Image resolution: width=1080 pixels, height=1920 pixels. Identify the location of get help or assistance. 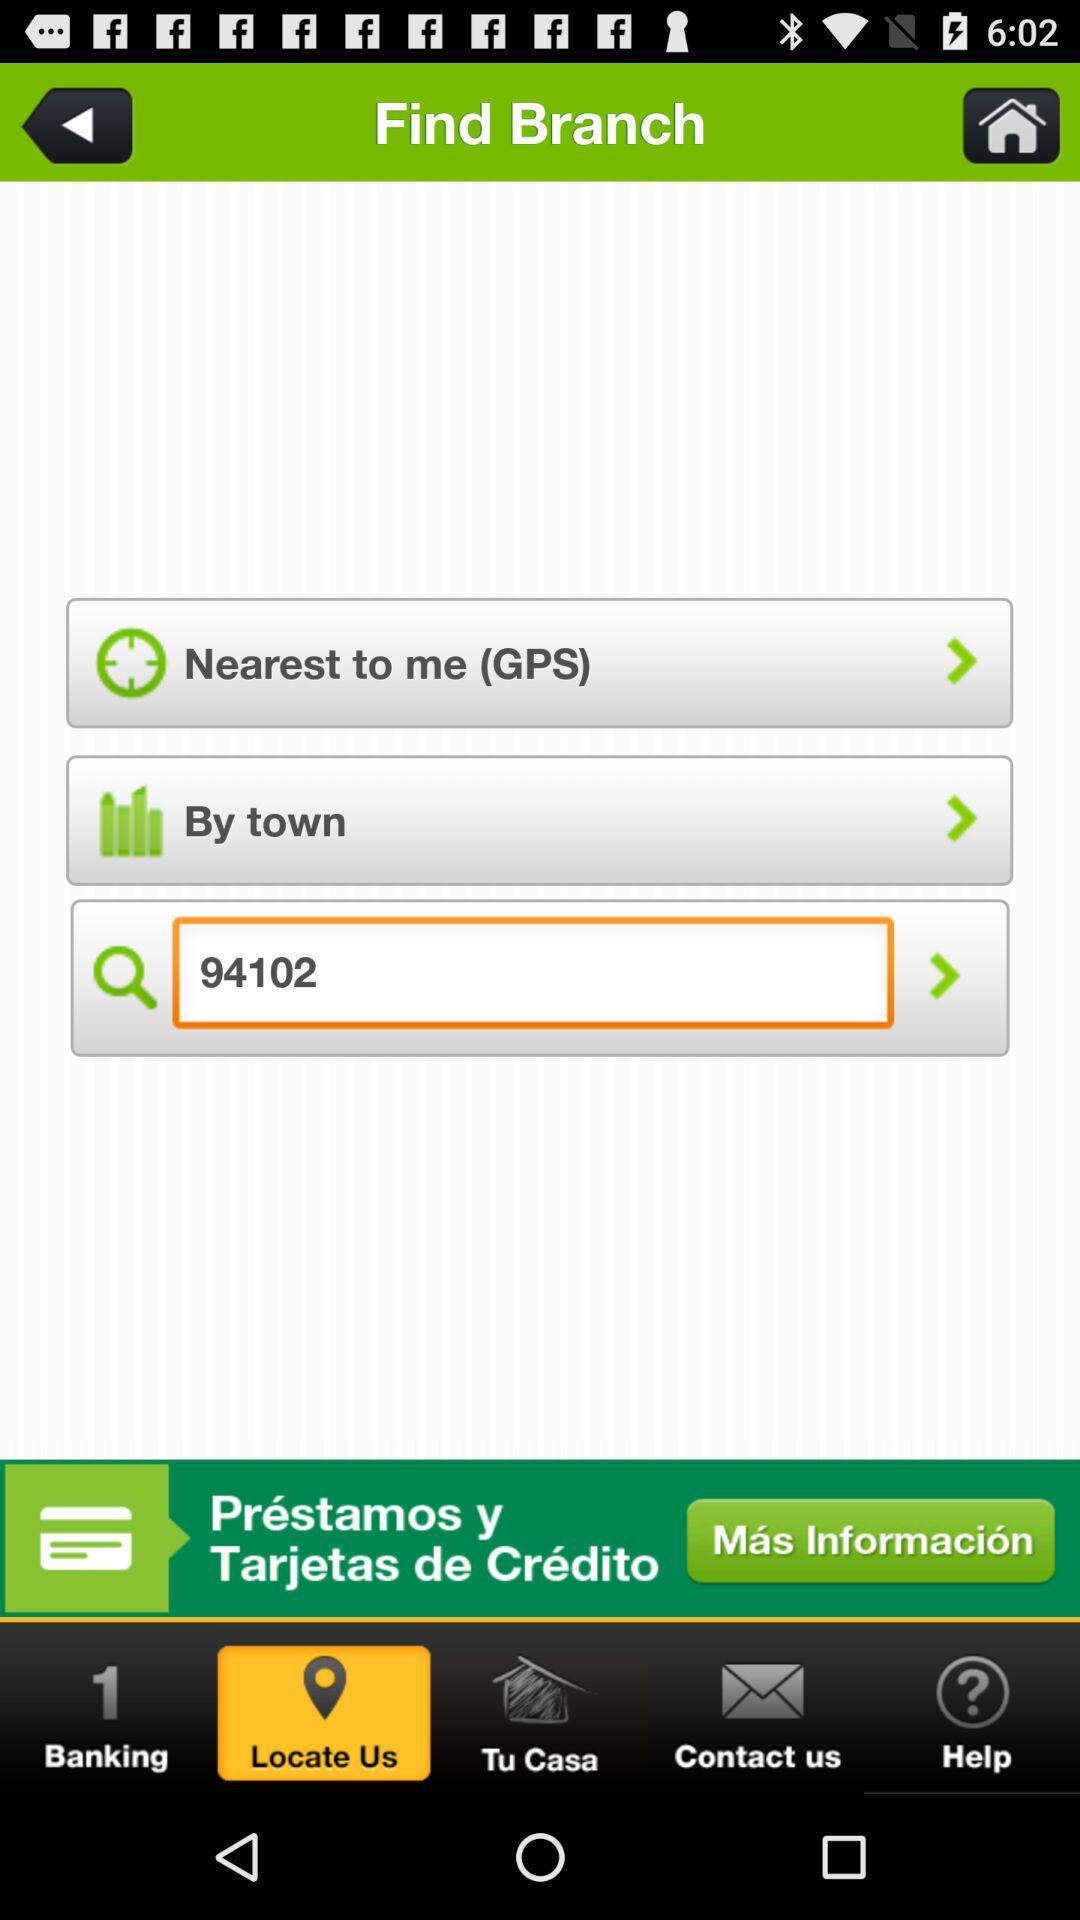
(971, 1707).